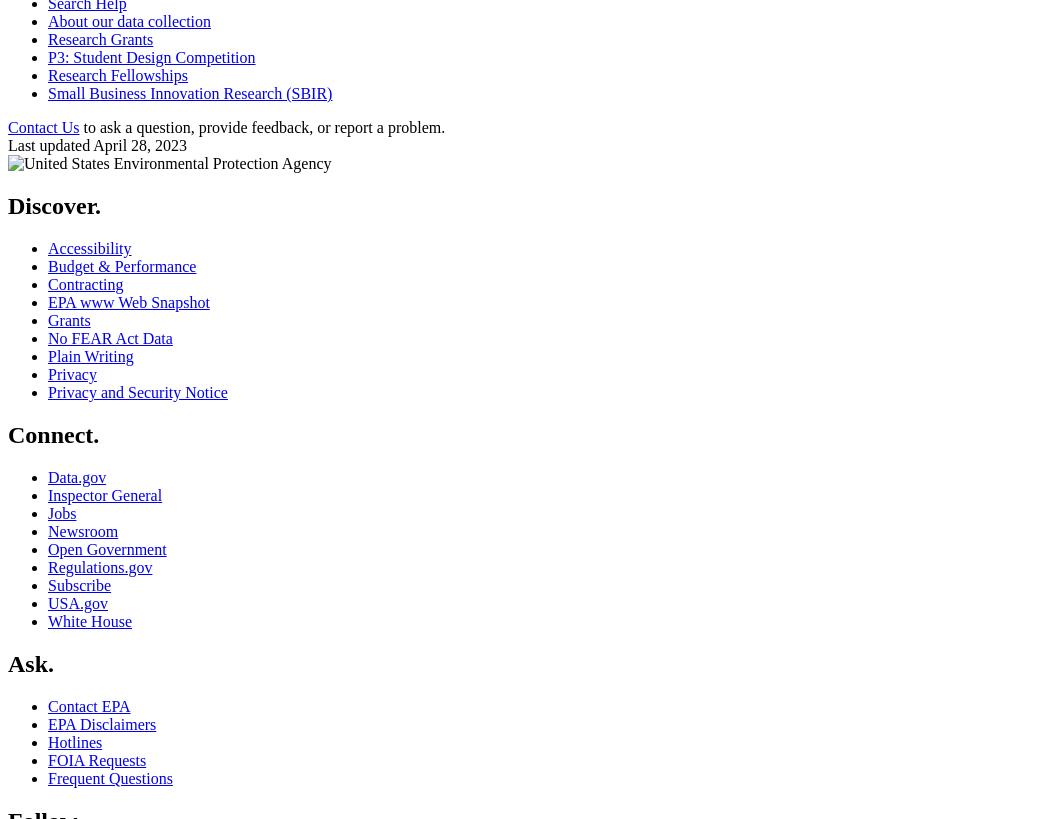  Describe the element at coordinates (67, 320) in the screenshot. I see `'Grants'` at that location.